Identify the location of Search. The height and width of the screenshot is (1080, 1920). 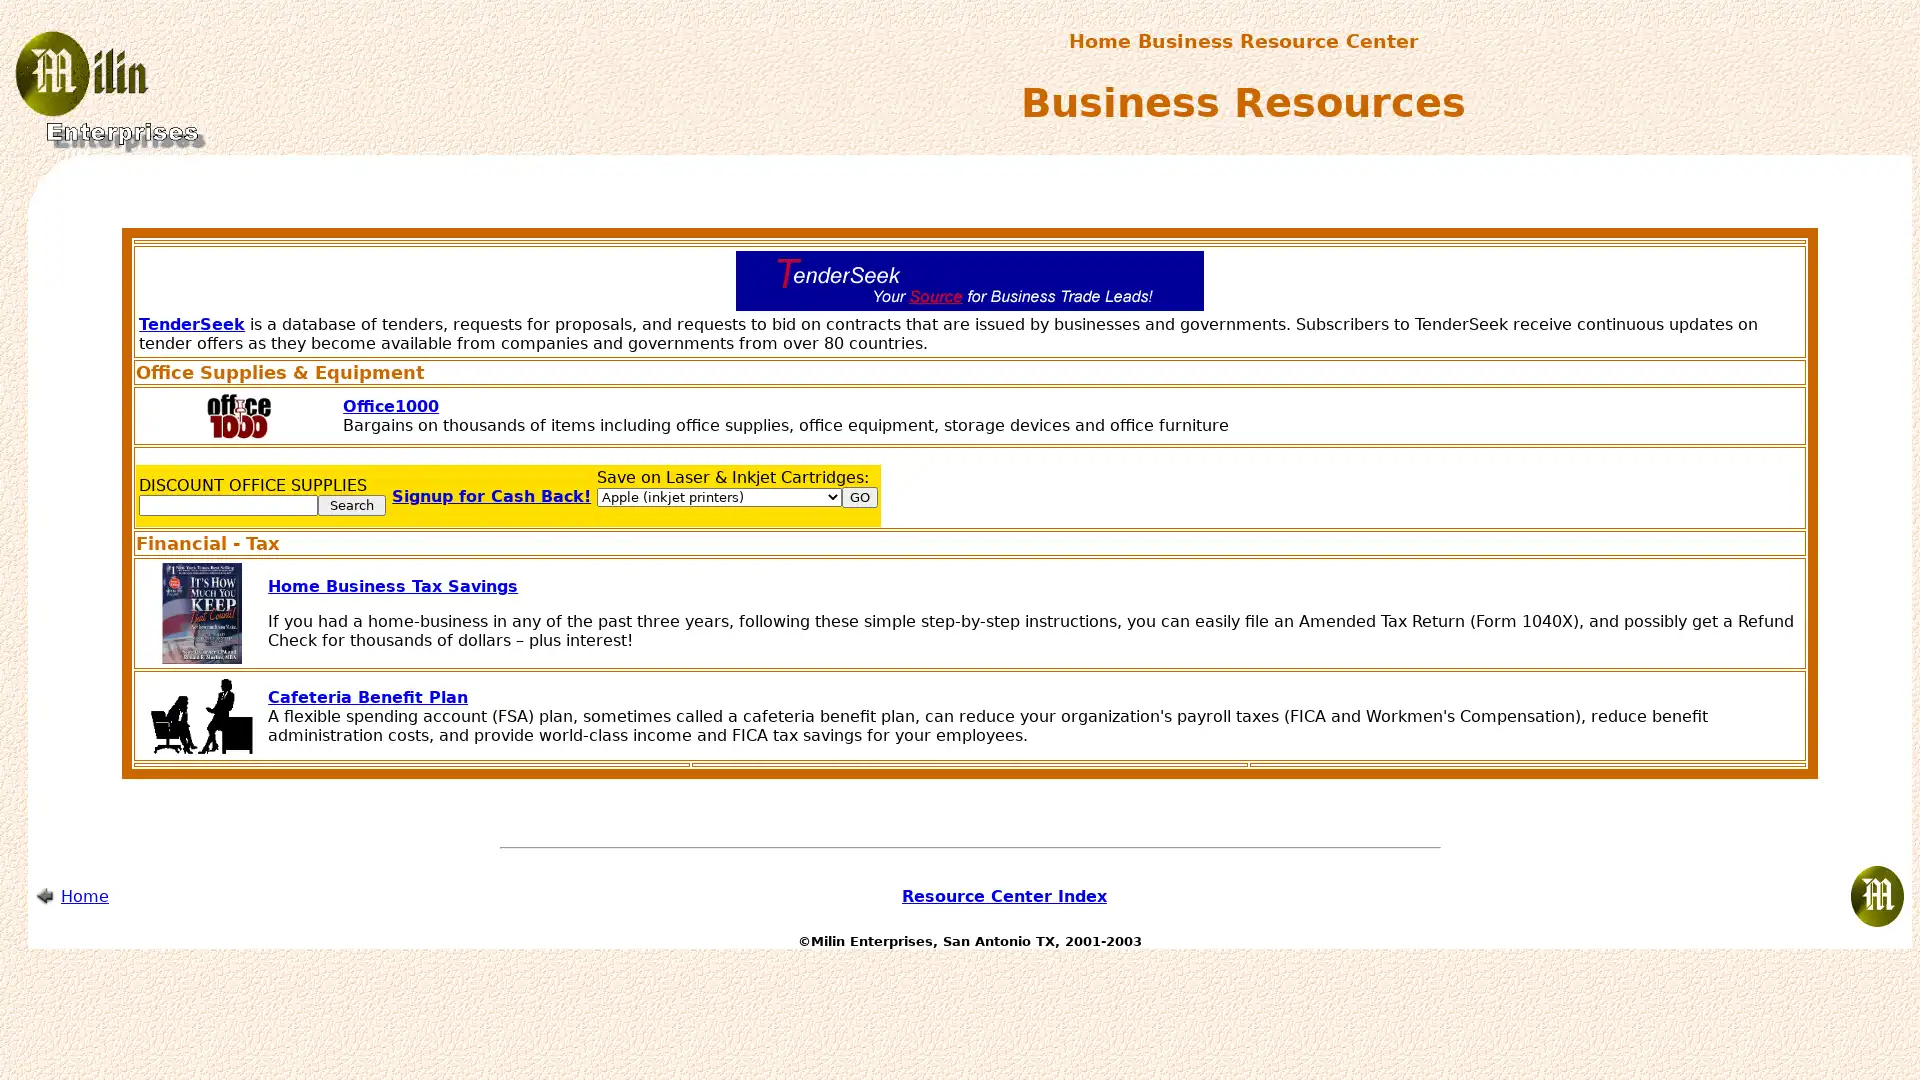
(351, 504).